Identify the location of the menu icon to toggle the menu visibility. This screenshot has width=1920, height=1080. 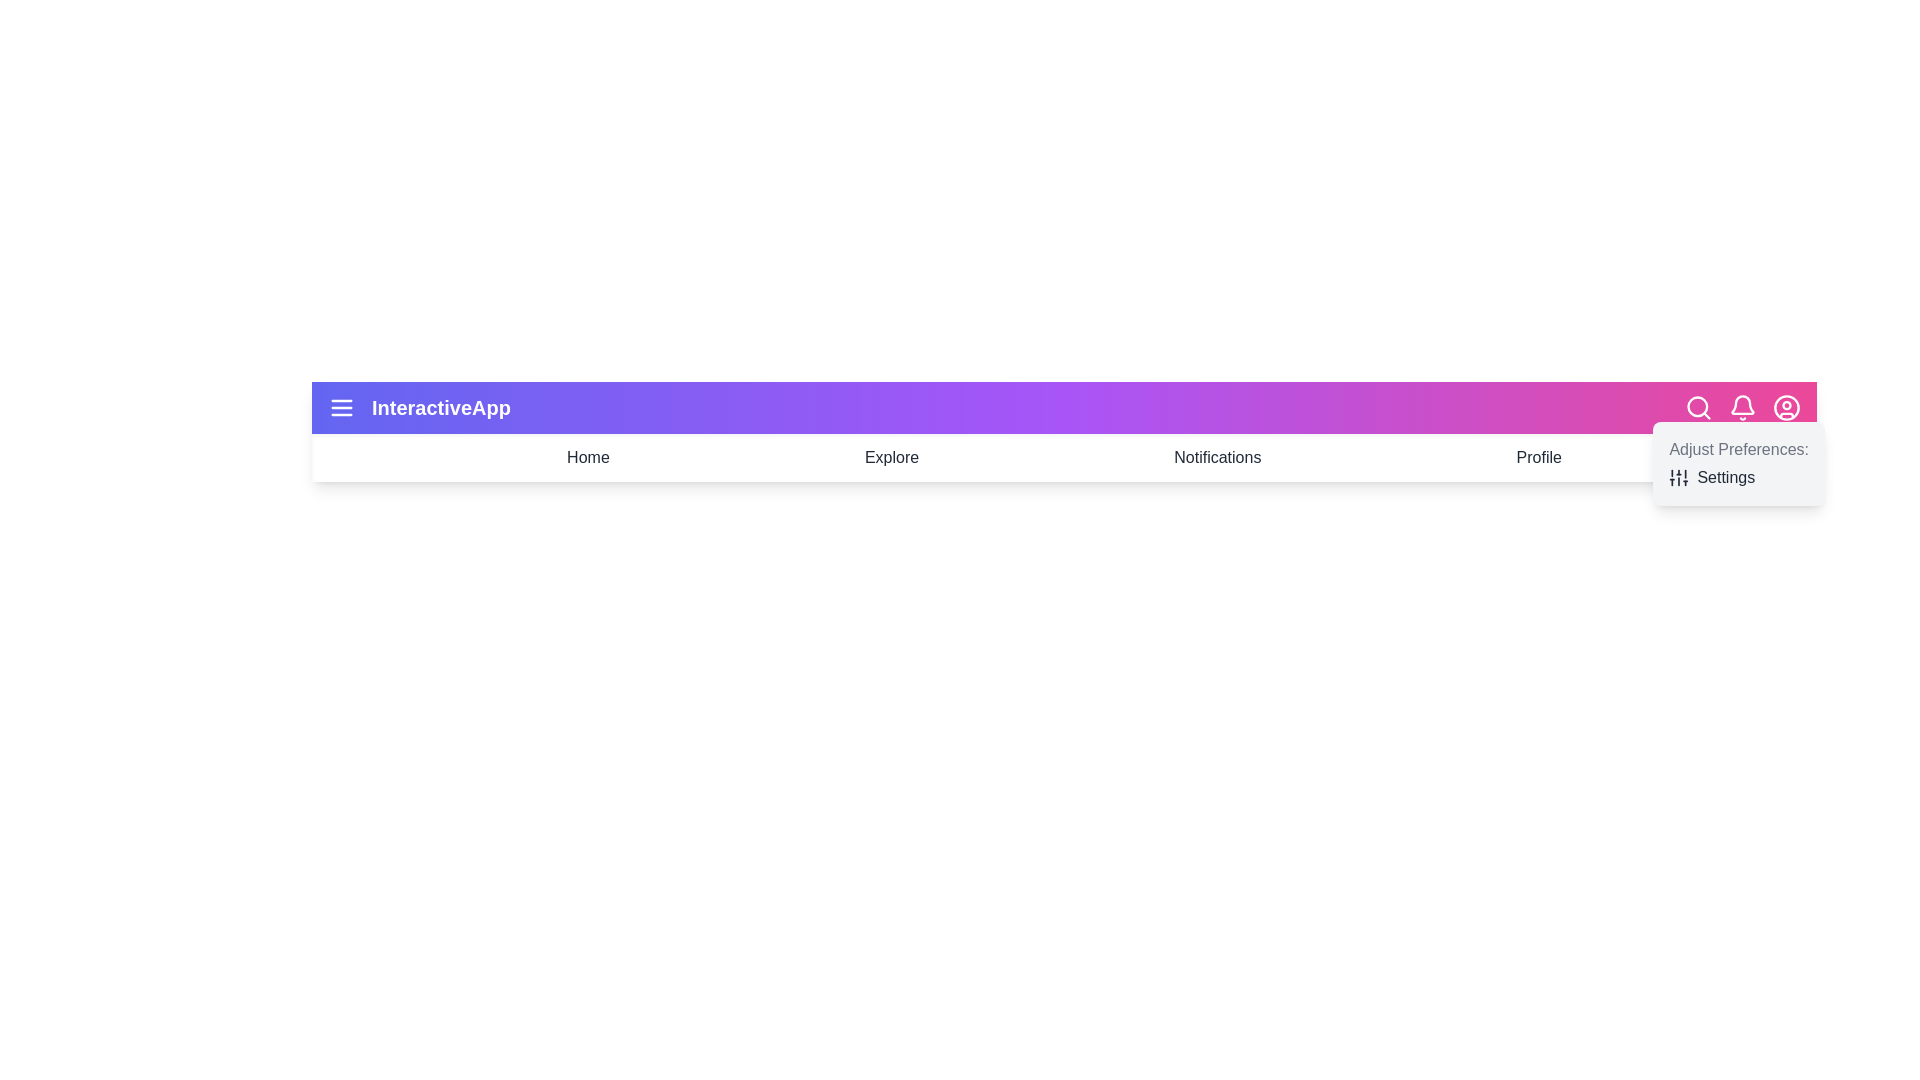
(341, 407).